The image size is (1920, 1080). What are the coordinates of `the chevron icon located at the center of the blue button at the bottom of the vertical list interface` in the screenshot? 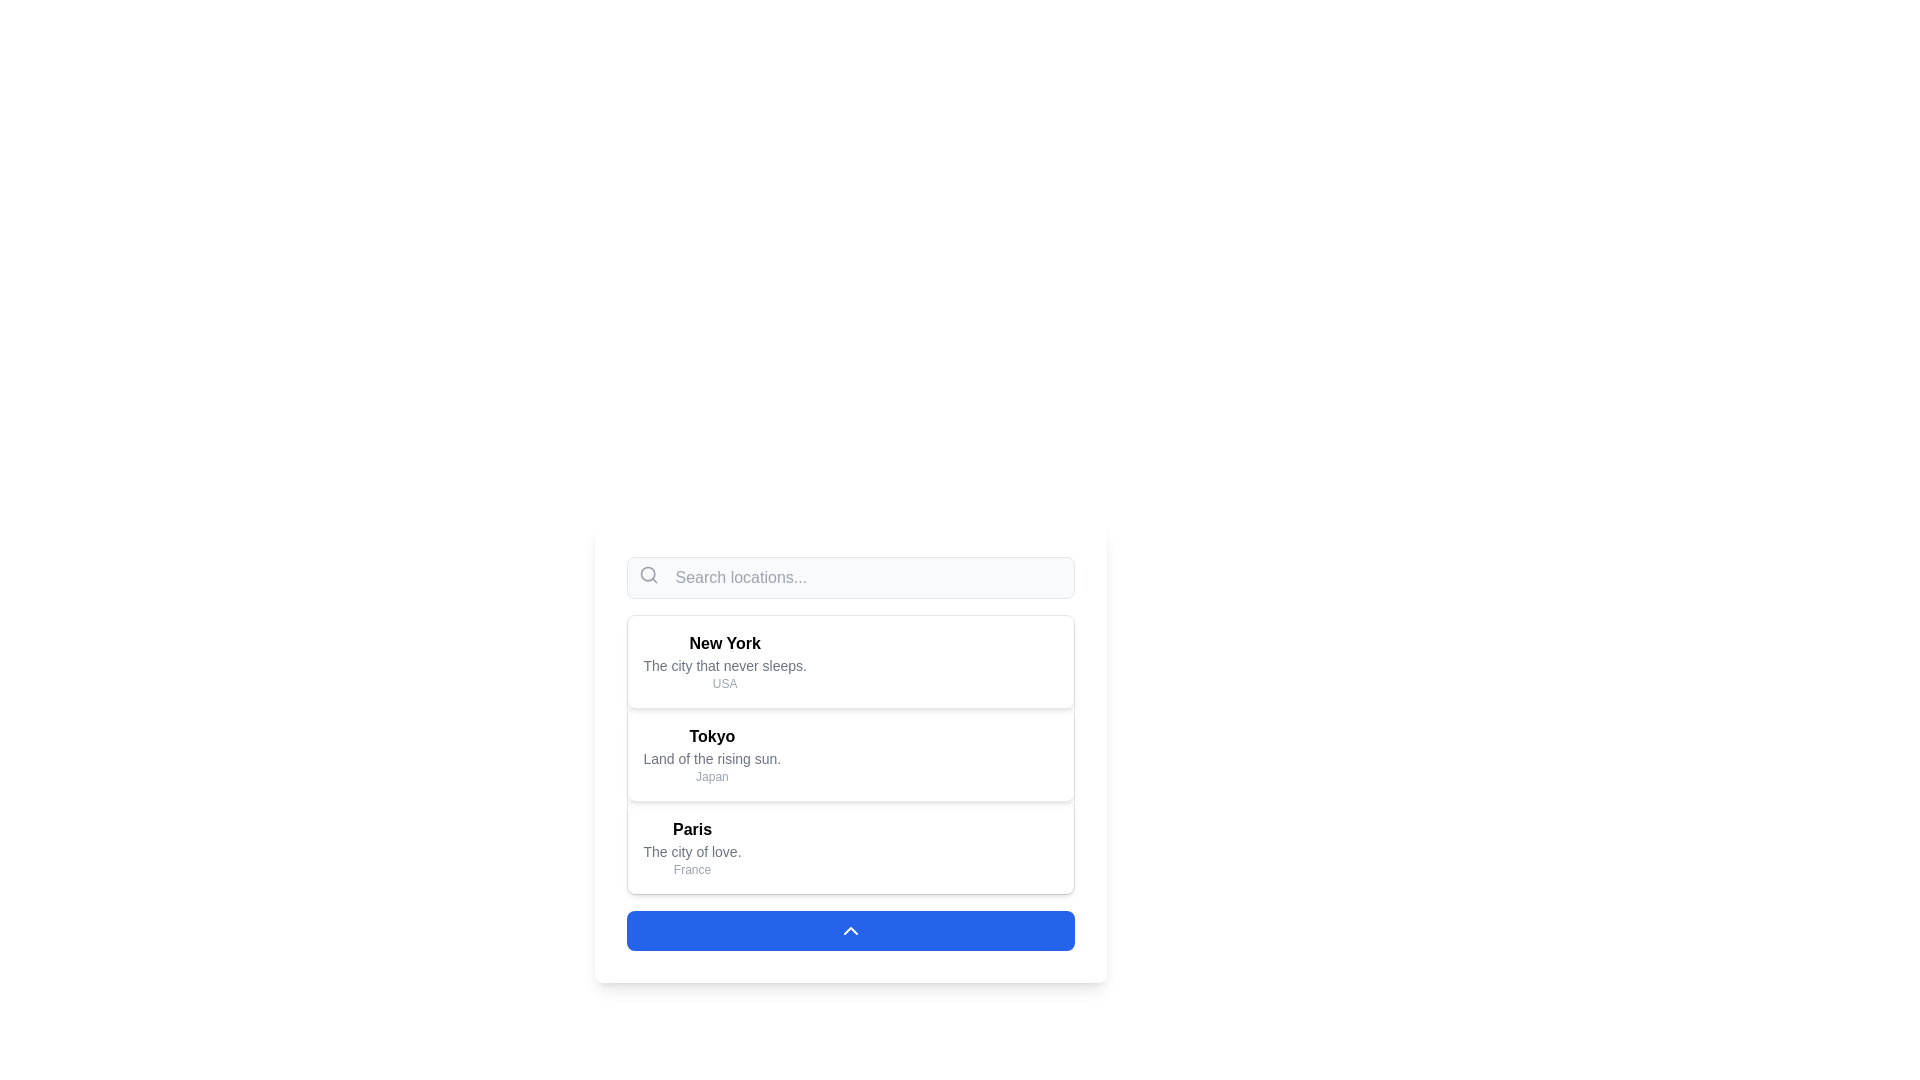 It's located at (850, 930).